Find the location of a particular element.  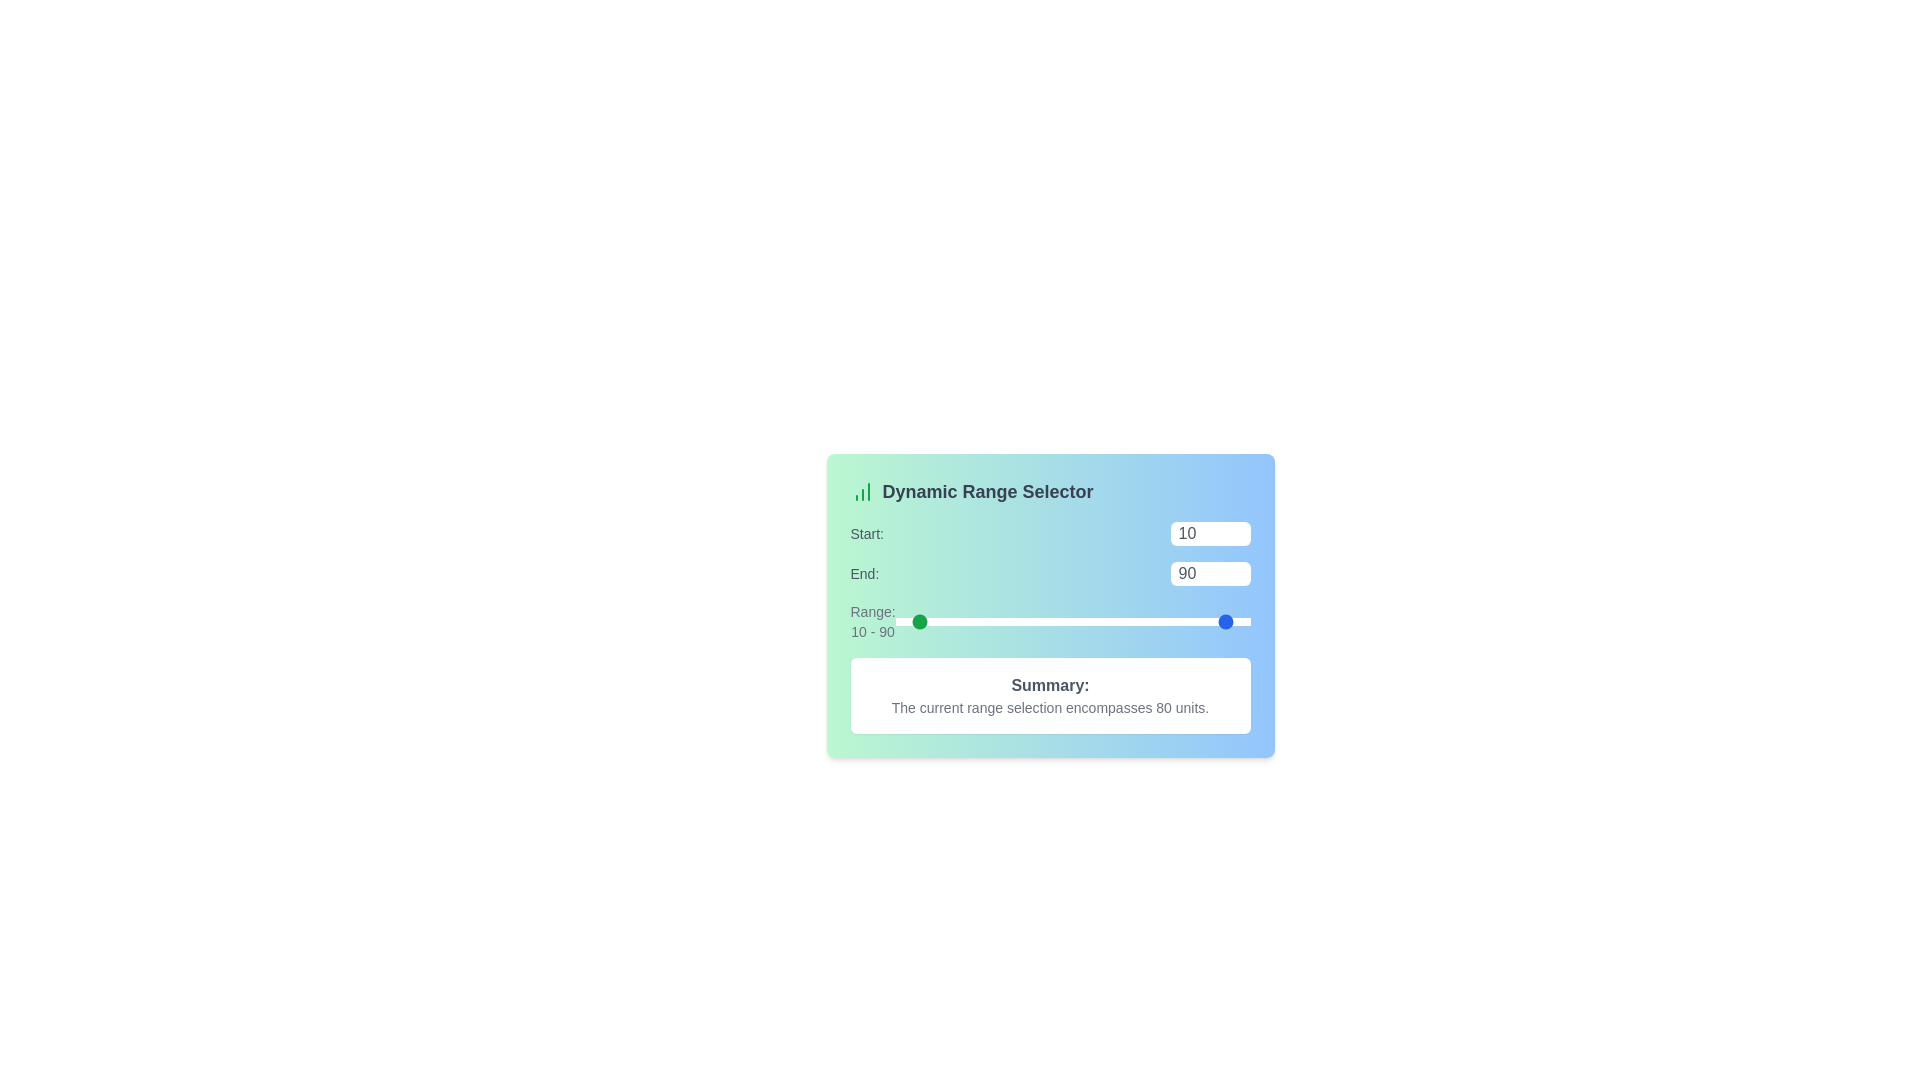

the 'Start' range value to 51 using the input box is located at coordinates (1209, 532).